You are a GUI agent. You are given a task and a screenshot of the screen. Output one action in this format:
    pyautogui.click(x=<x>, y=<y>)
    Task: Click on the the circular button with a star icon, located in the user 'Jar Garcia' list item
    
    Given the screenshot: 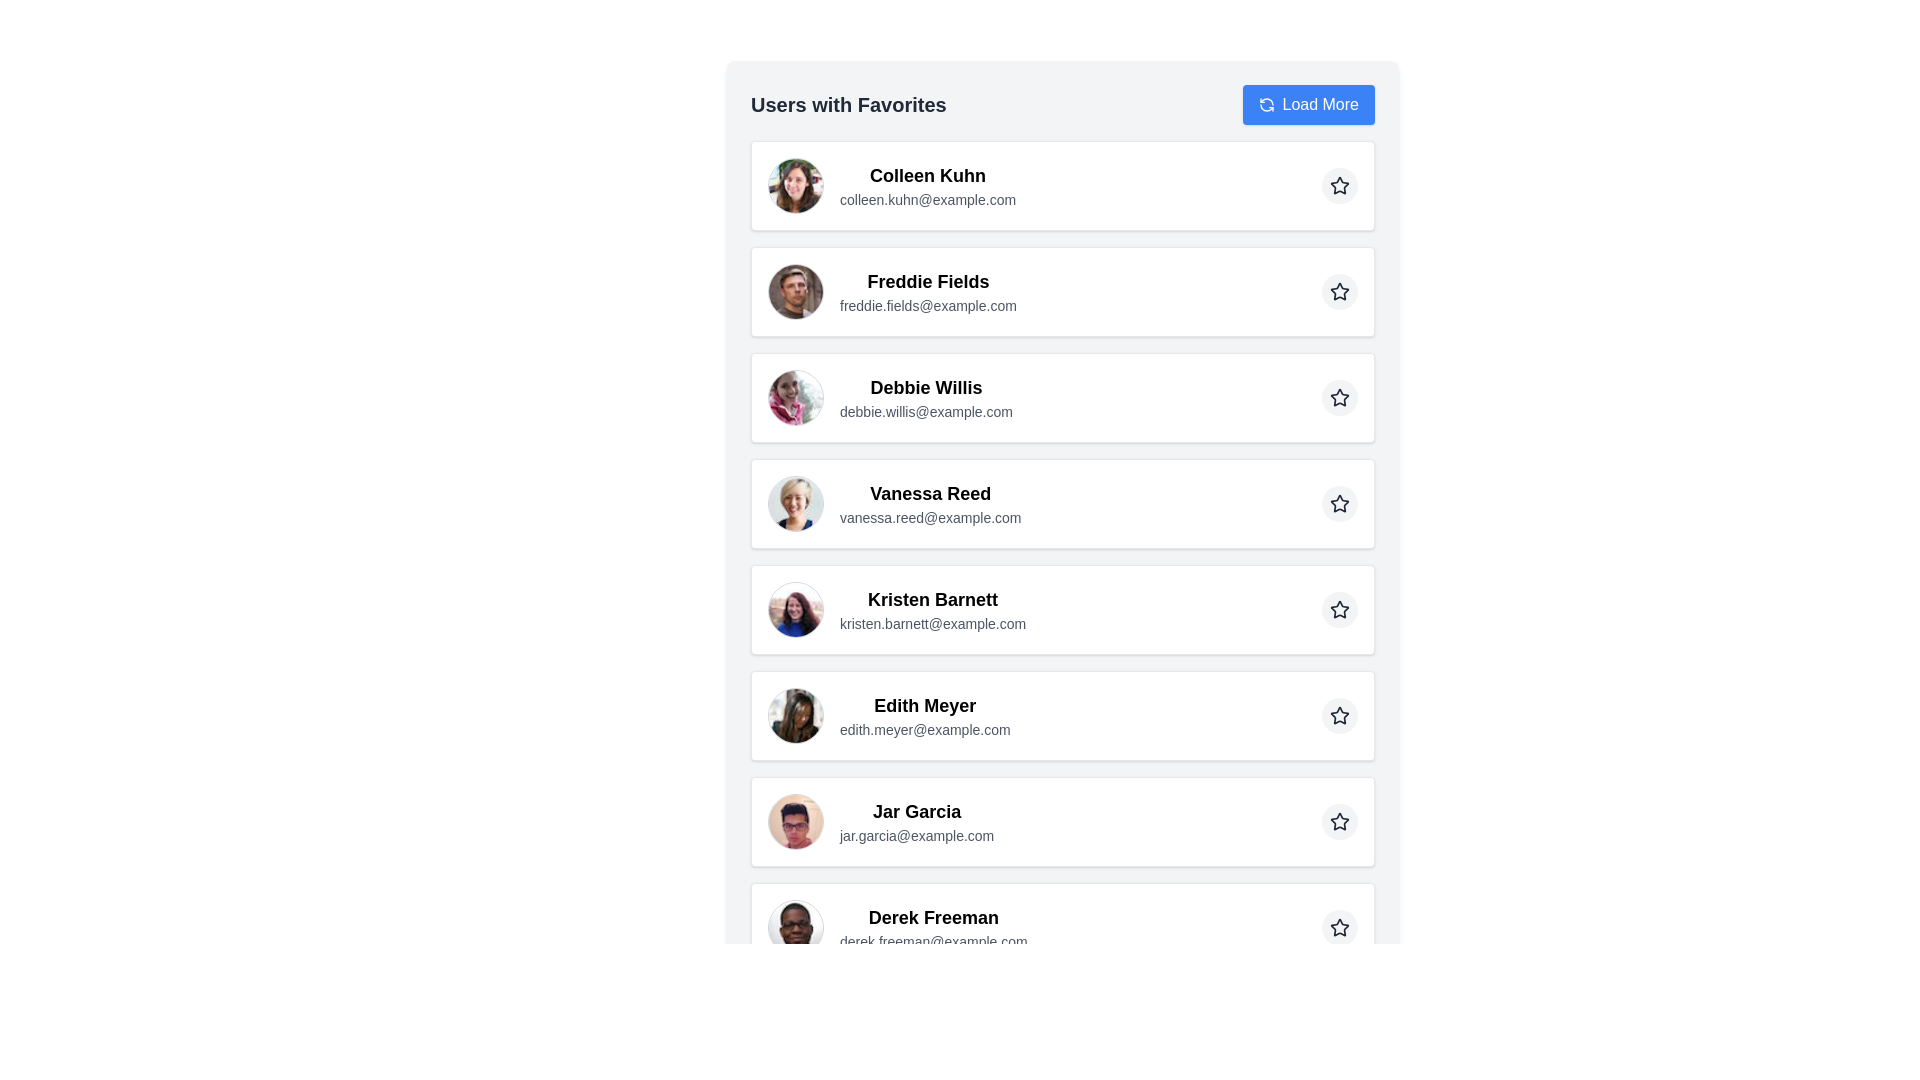 What is the action you would take?
    pyautogui.click(x=1339, y=821)
    